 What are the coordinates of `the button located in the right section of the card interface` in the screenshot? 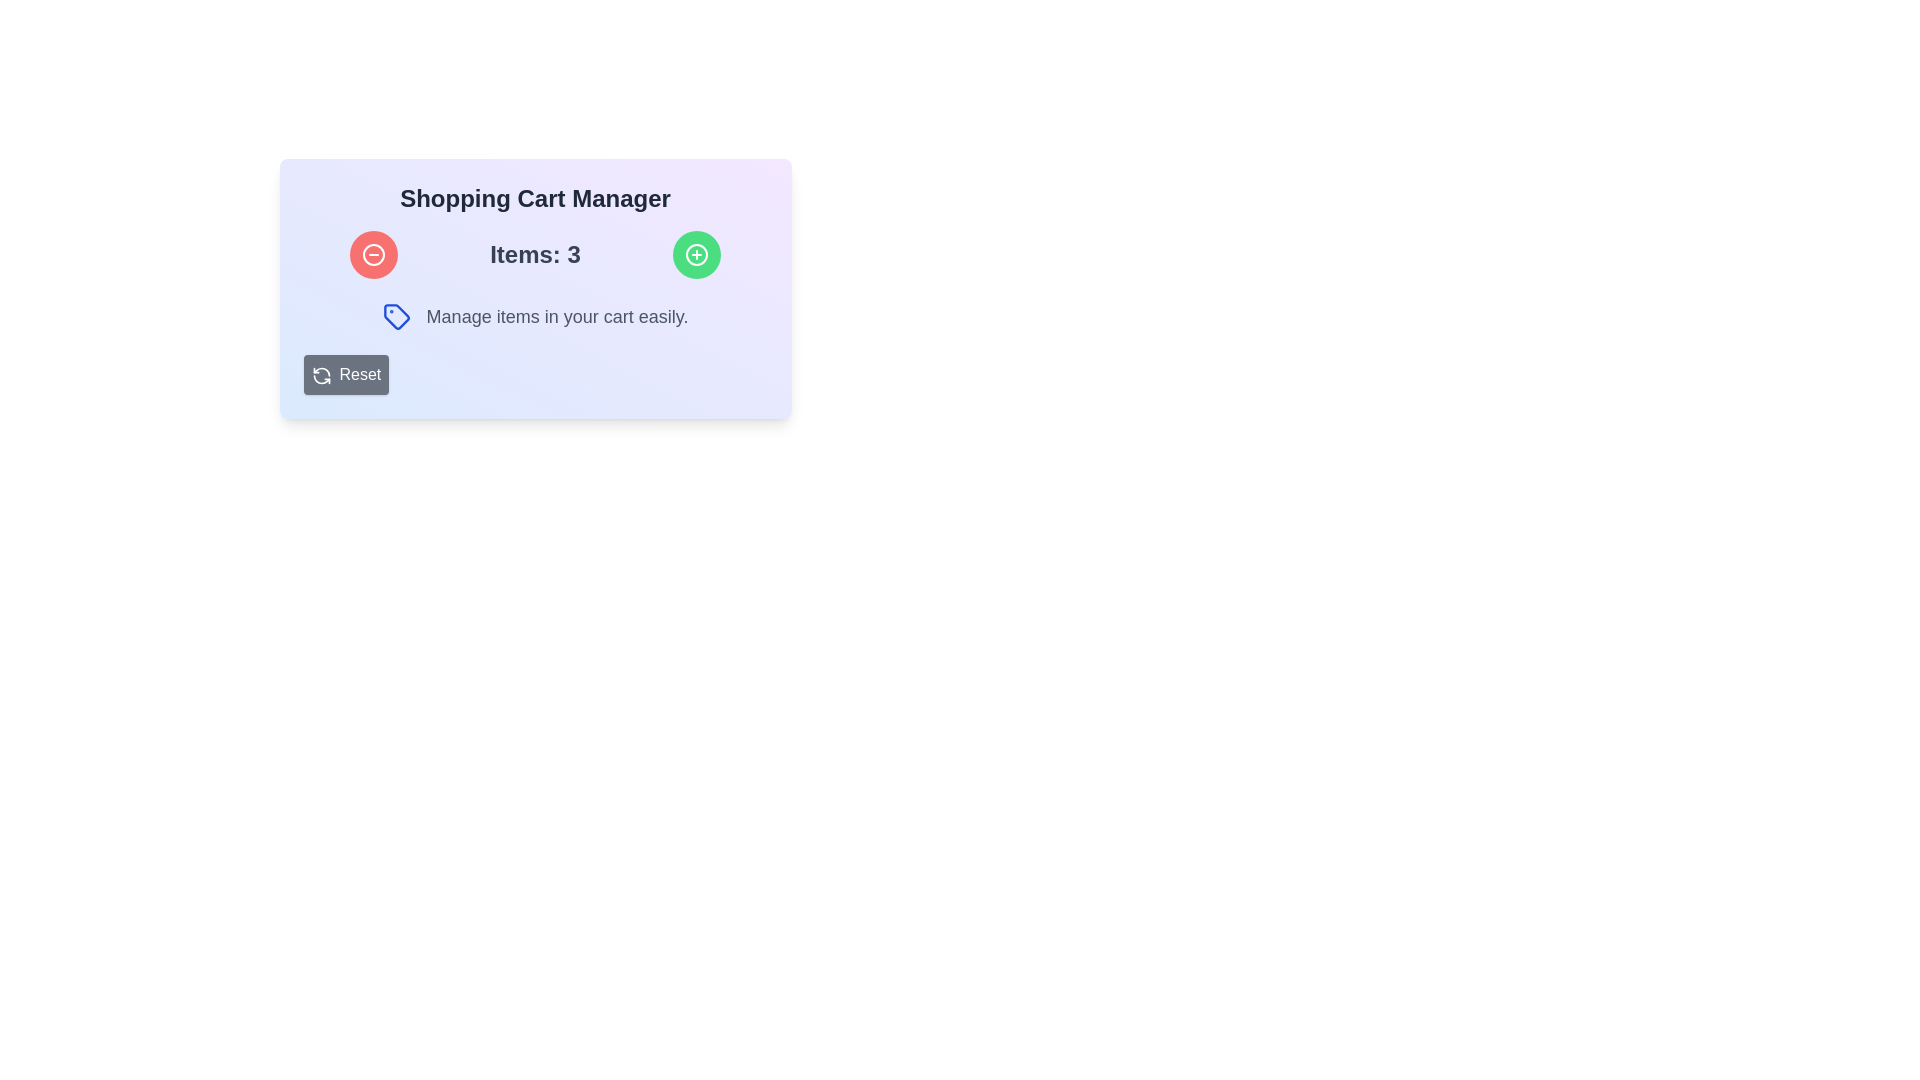 It's located at (697, 253).